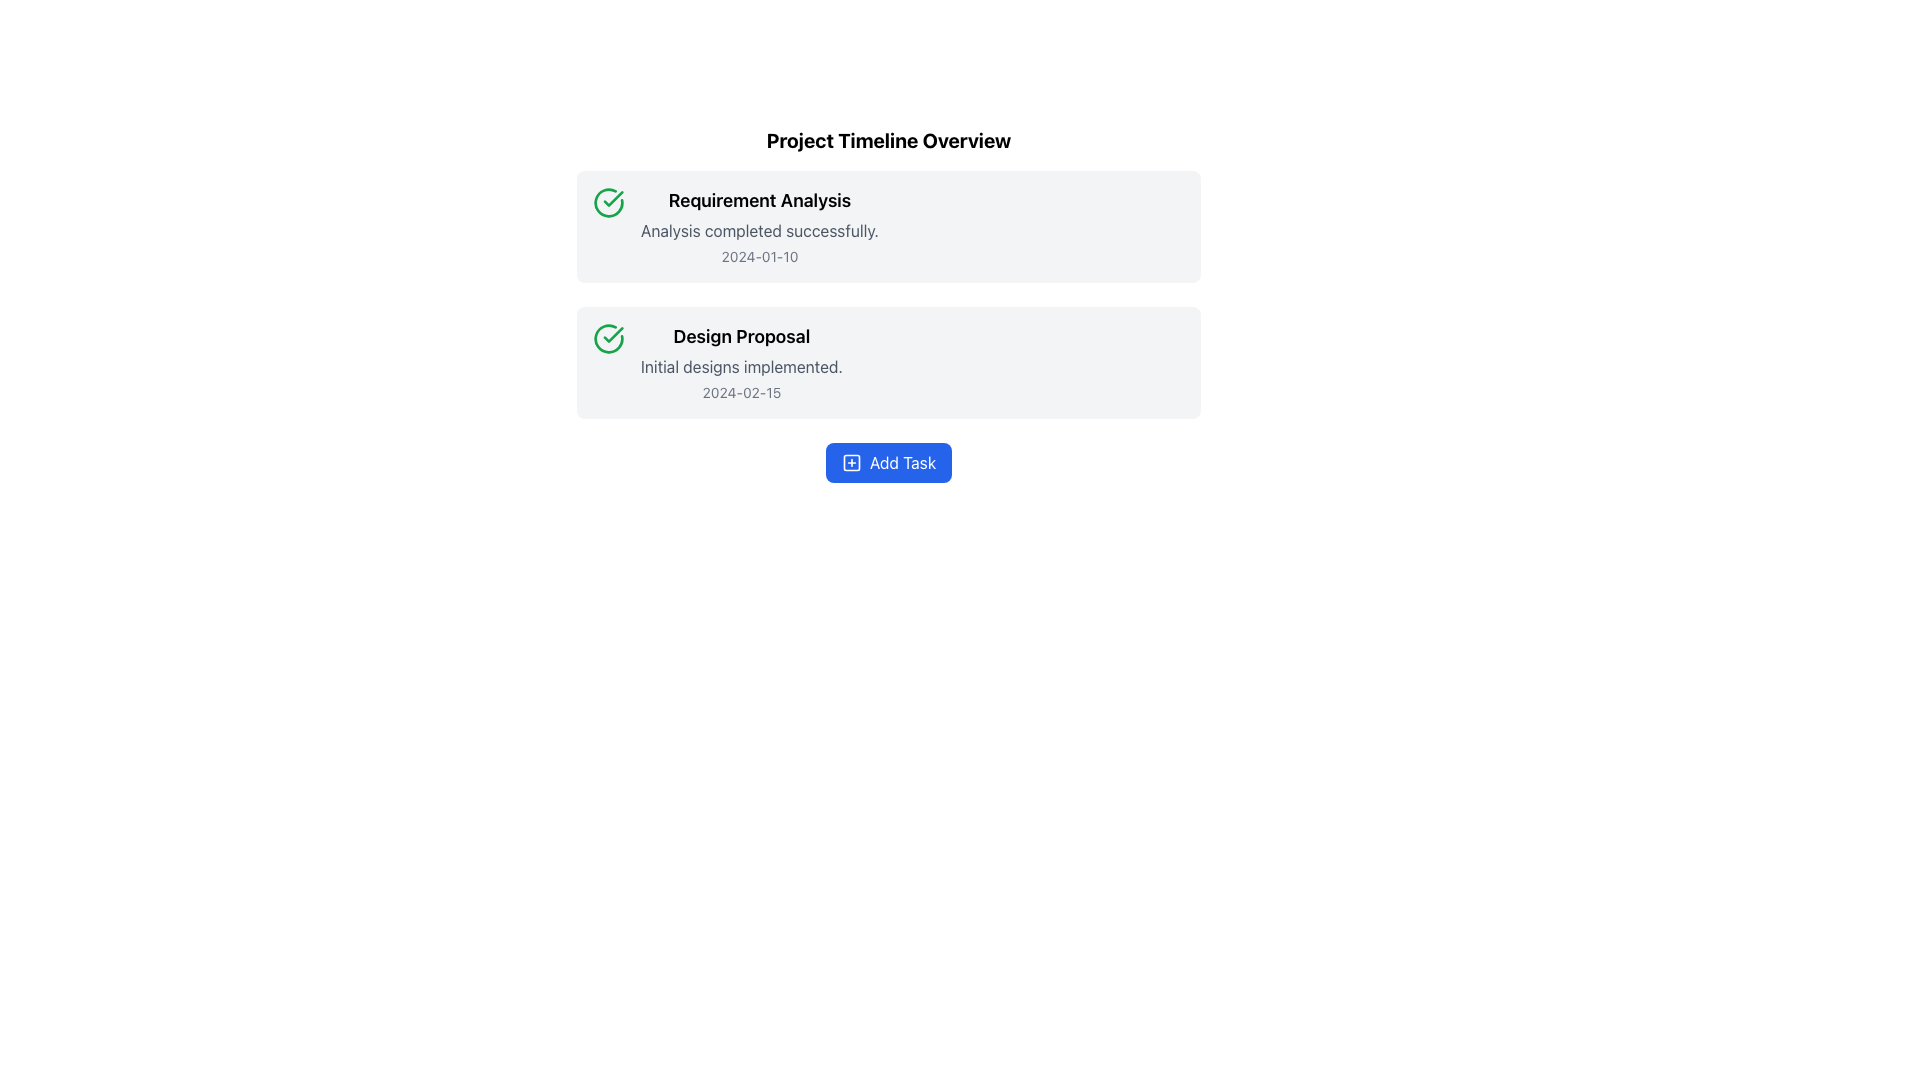 The image size is (1920, 1080). What do you see at coordinates (740, 393) in the screenshot?
I see `the date display element showing '2024-02-15', which is located below the phrase 'Initial designs implemented.'` at bounding box center [740, 393].